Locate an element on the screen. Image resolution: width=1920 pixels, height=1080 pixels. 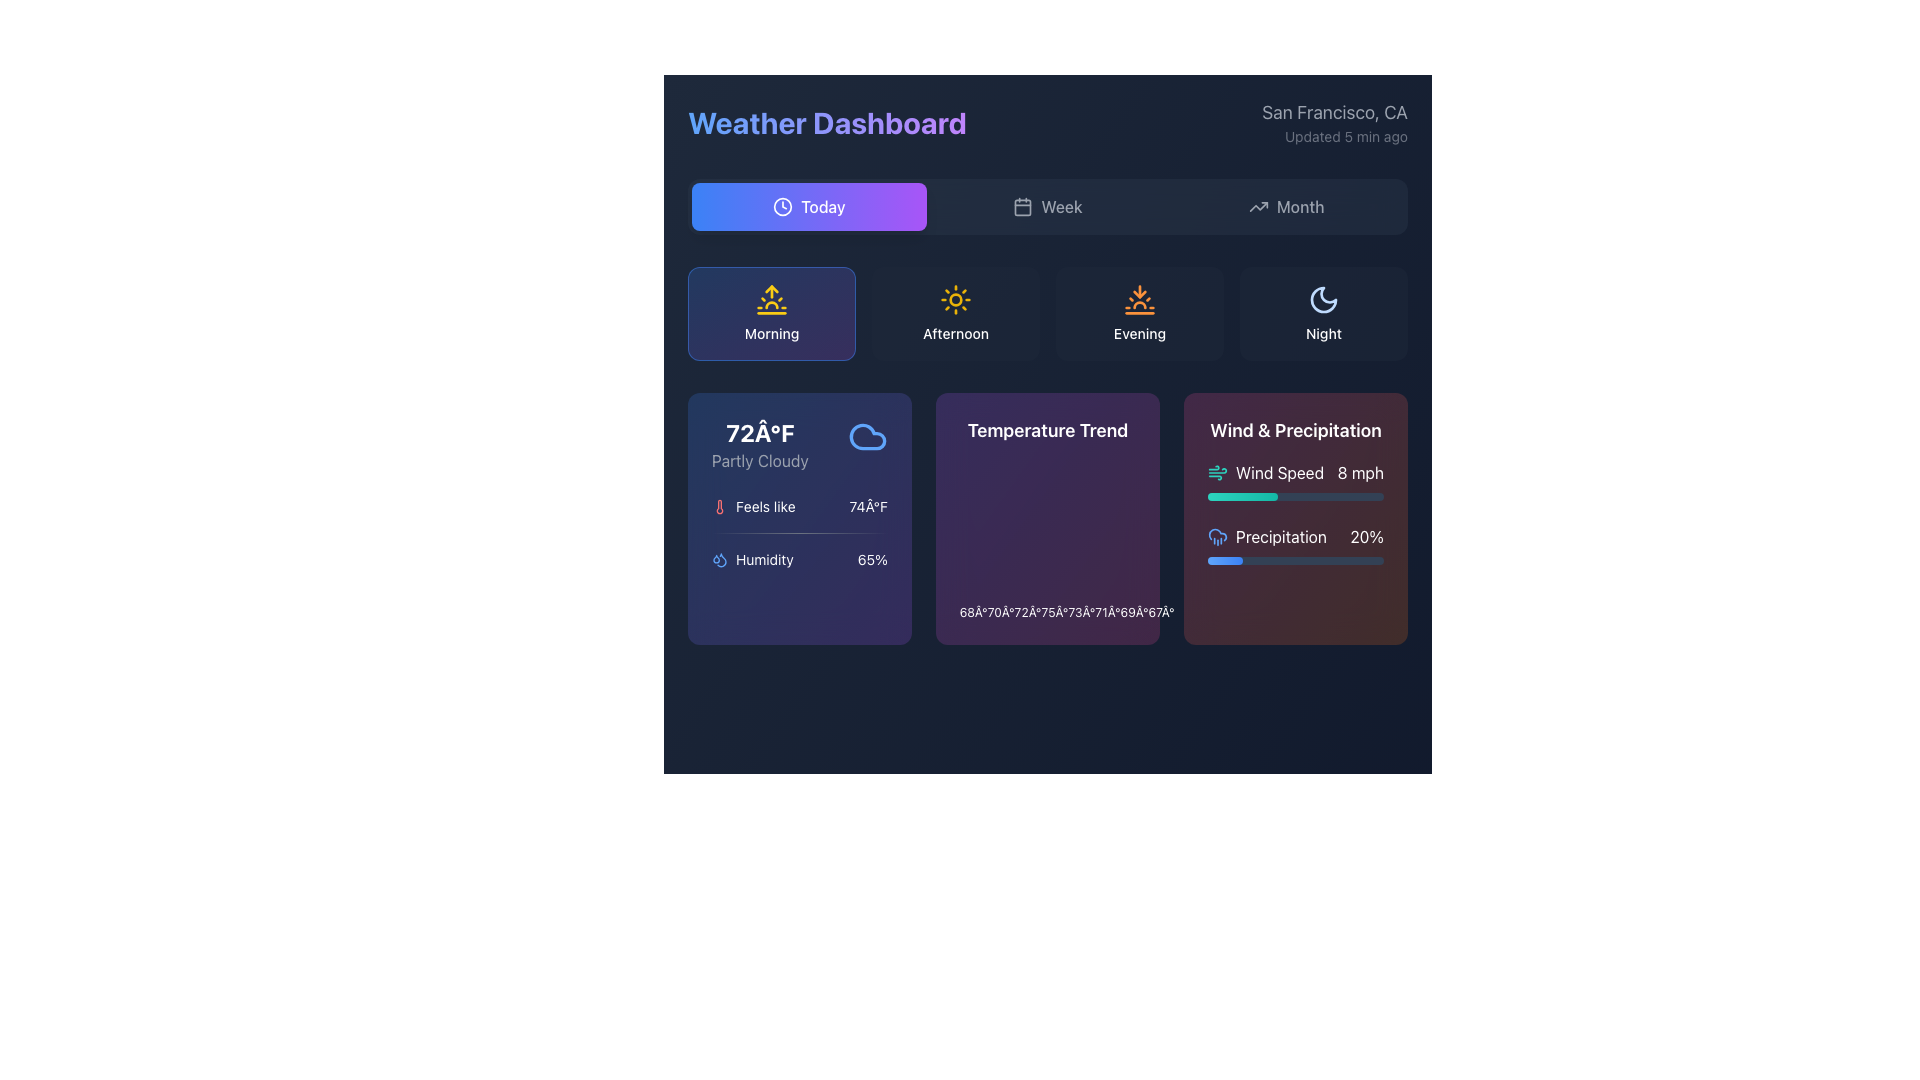
the small clock icon located within the rounded rectangular button labeled 'Today', which is part of a segmented control at the top of the interface is located at coordinates (781, 207).